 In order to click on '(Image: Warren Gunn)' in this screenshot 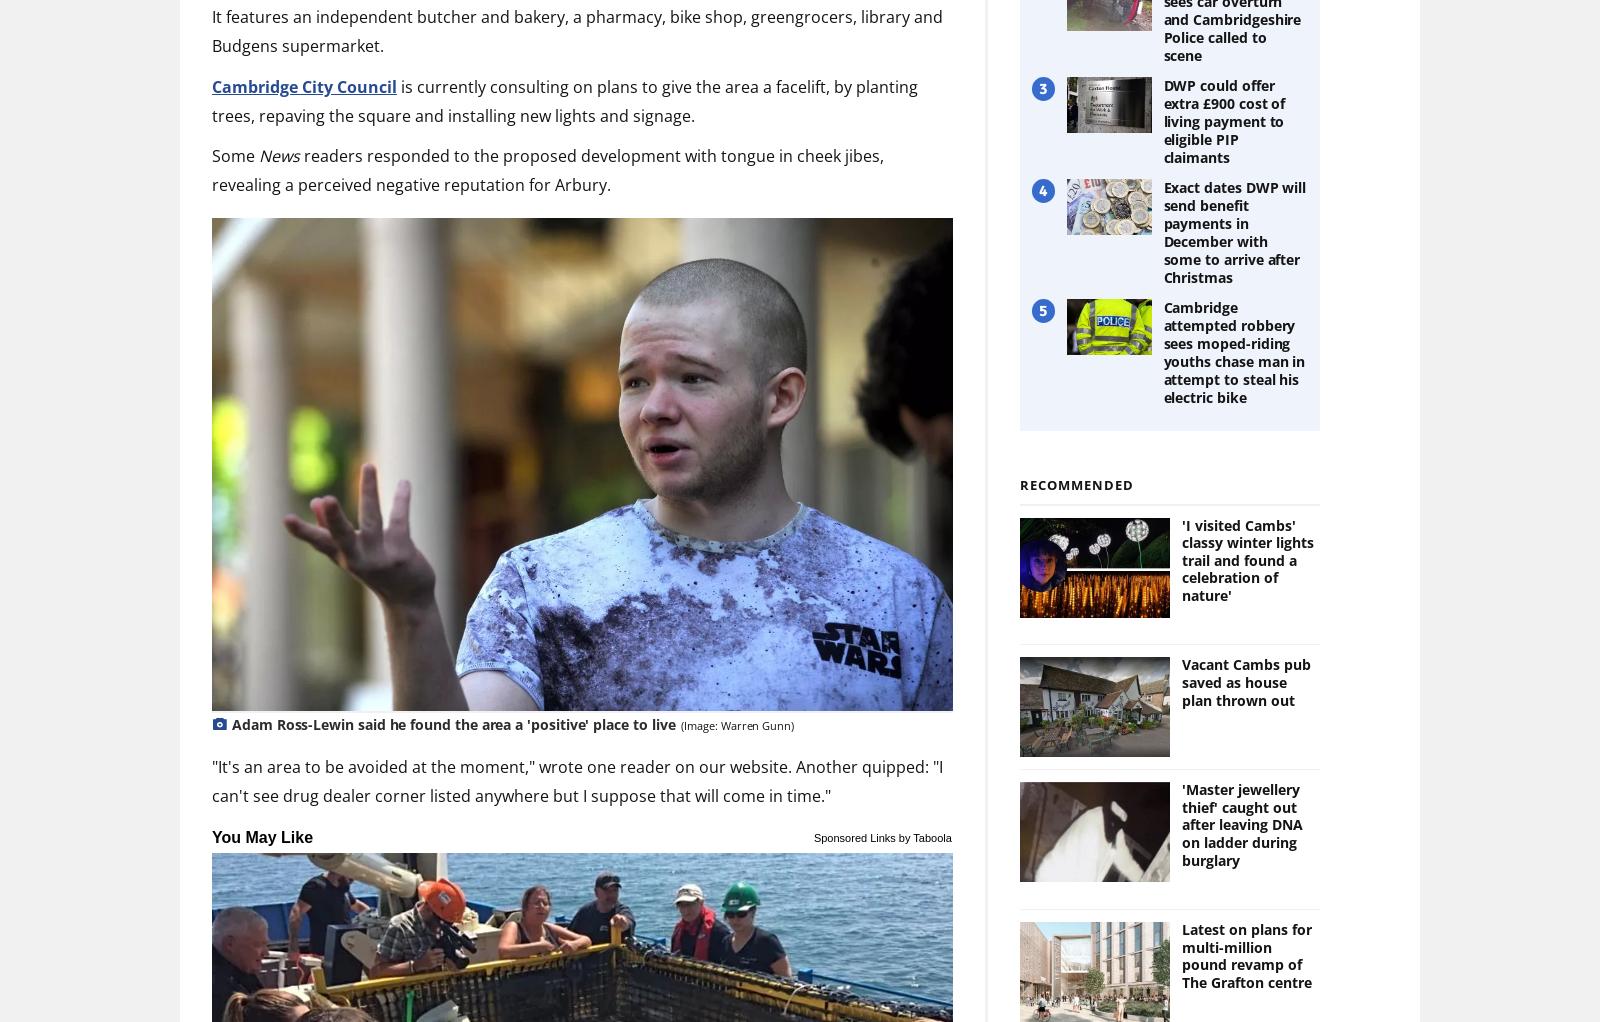, I will do `click(737, 724)`.